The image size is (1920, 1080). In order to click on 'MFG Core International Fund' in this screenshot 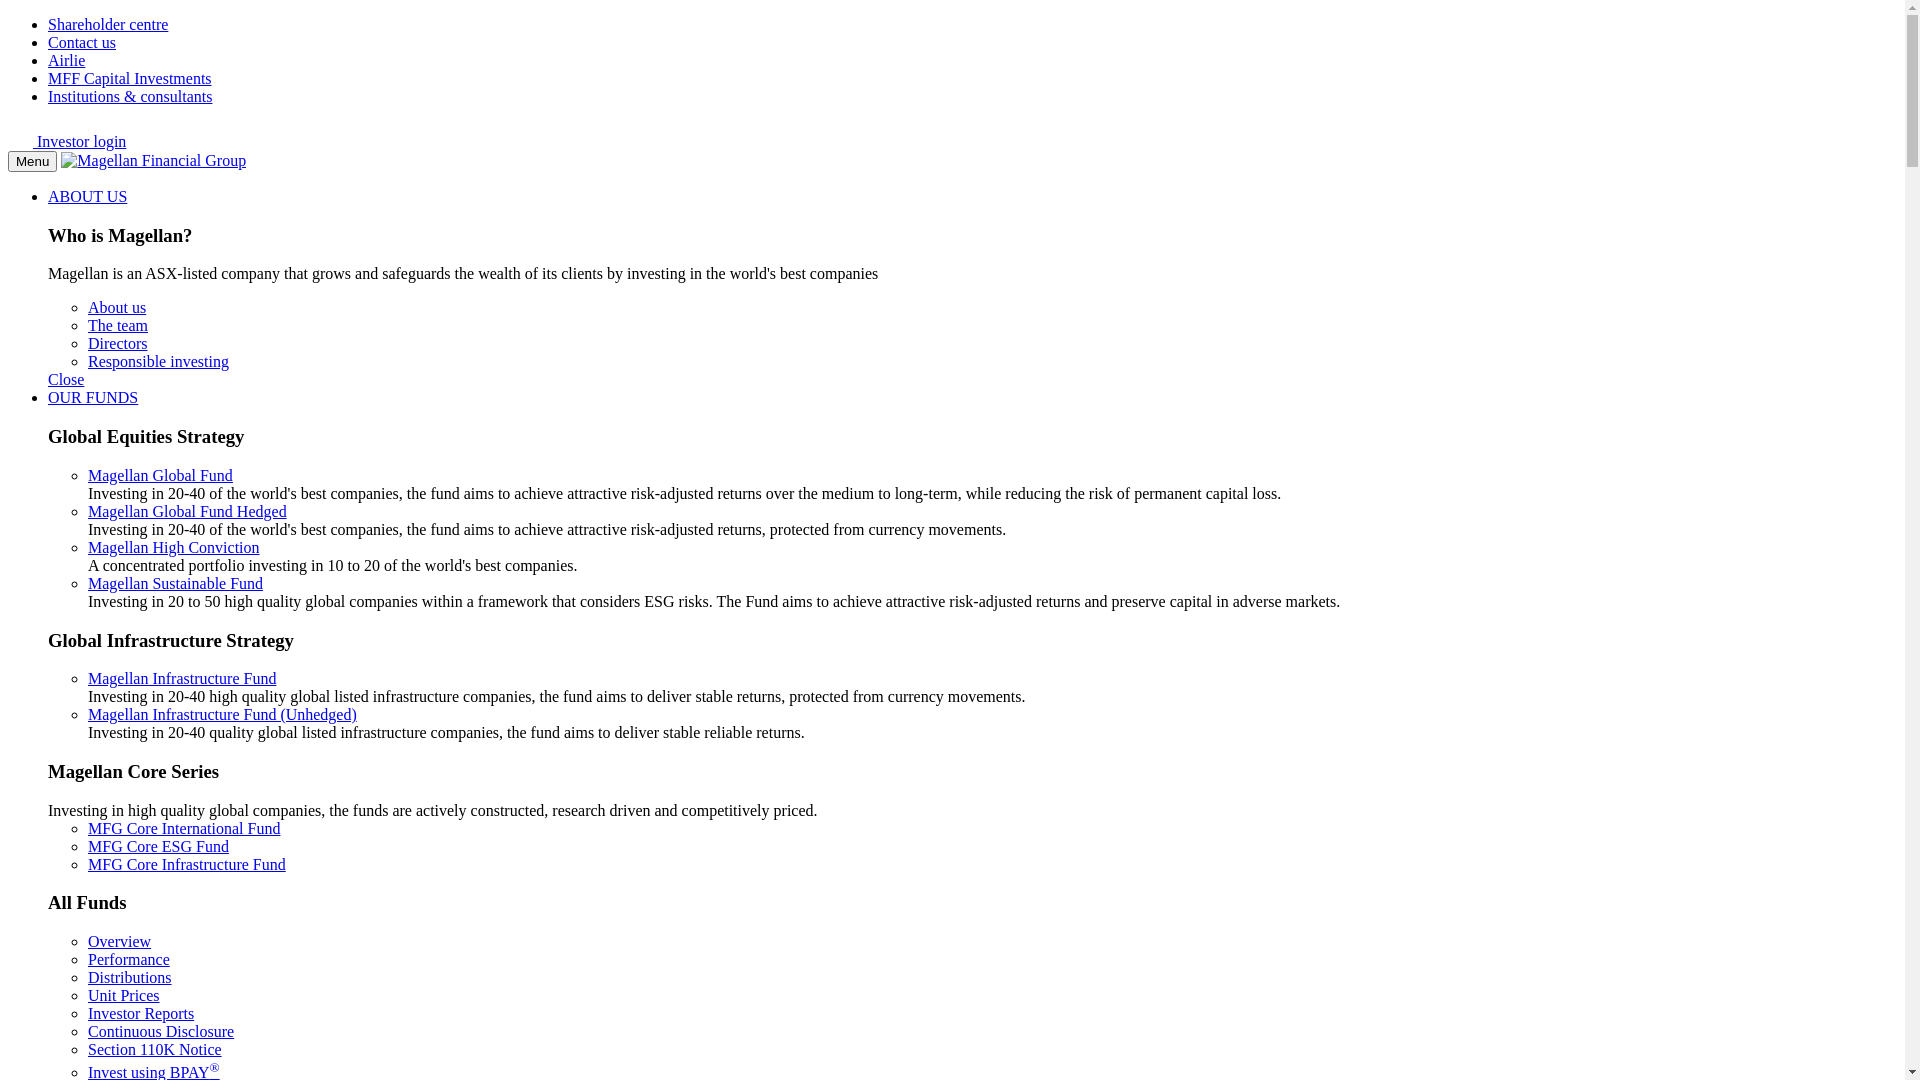, I will do `click(183, 828)`.